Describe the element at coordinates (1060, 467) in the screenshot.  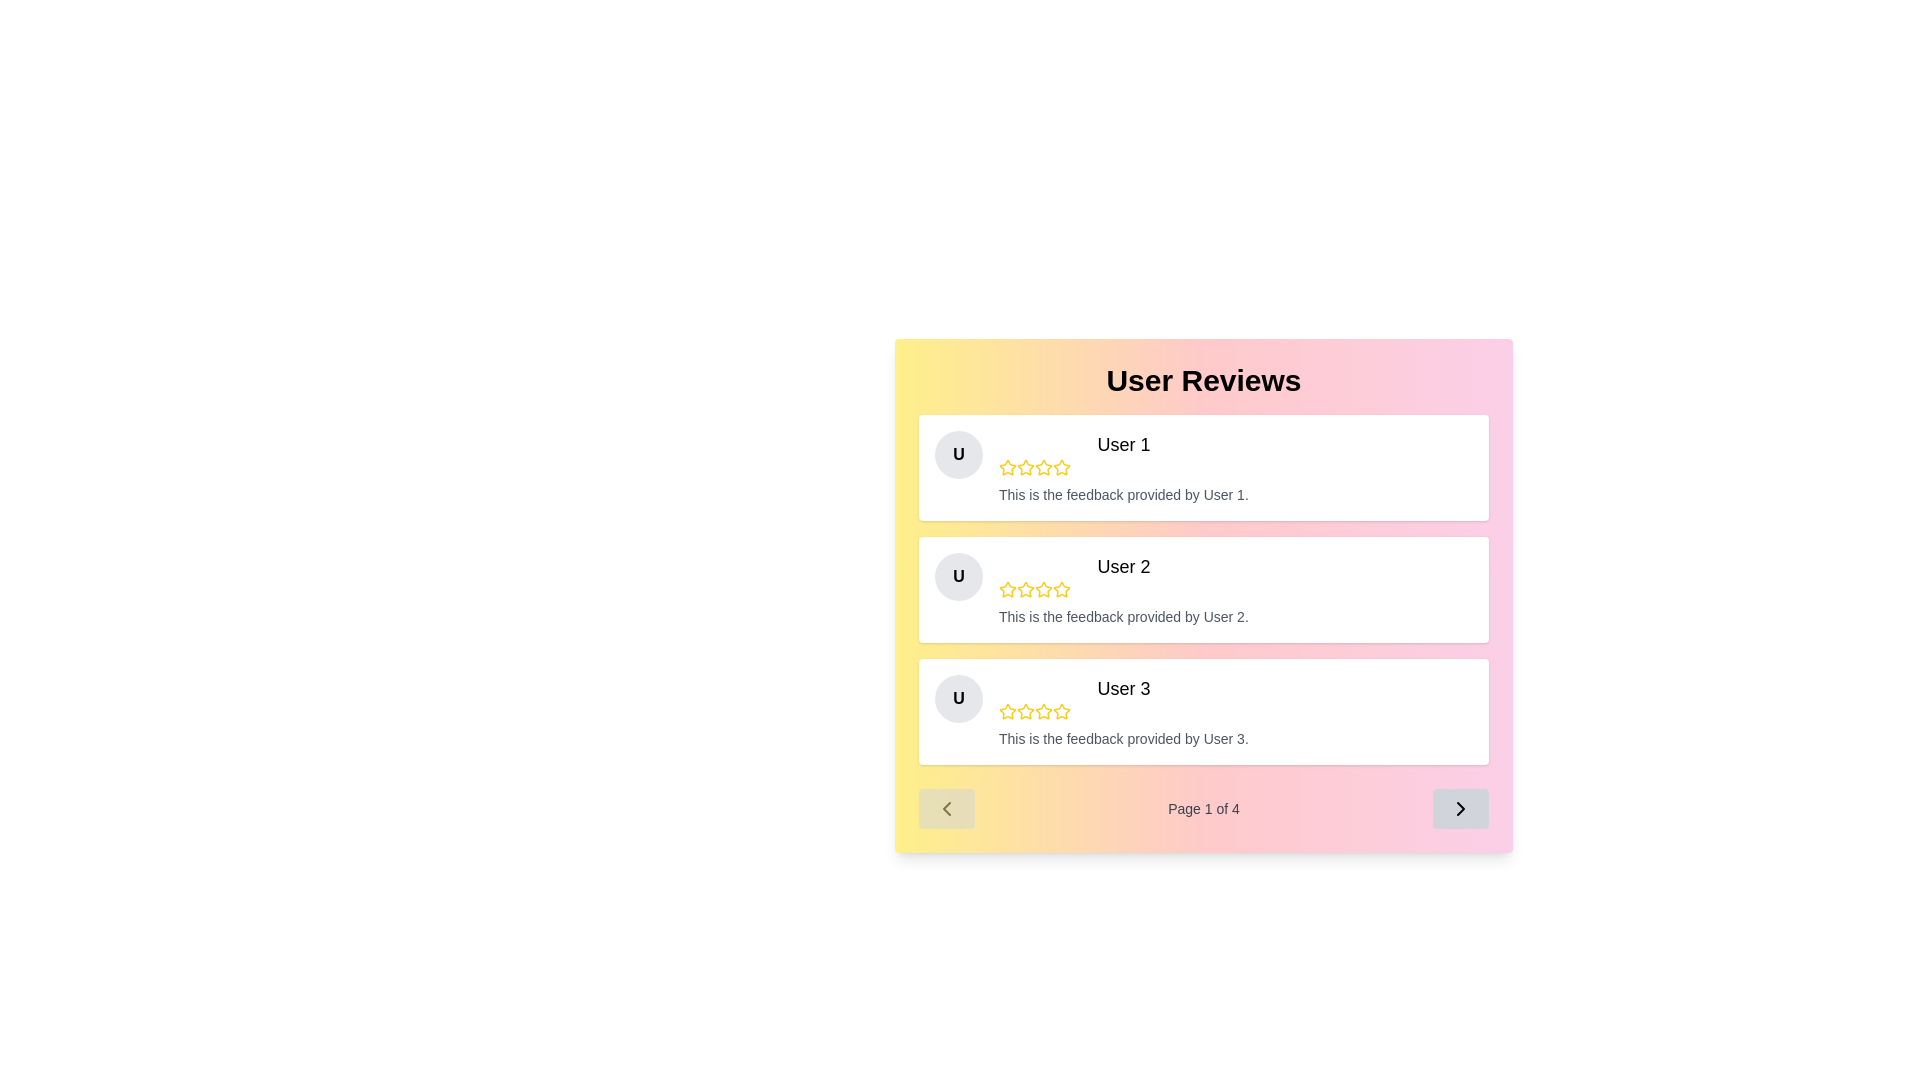
I see `the highlighted star icon representing the current rating in the user reviews section for 'User 1'` at that location.